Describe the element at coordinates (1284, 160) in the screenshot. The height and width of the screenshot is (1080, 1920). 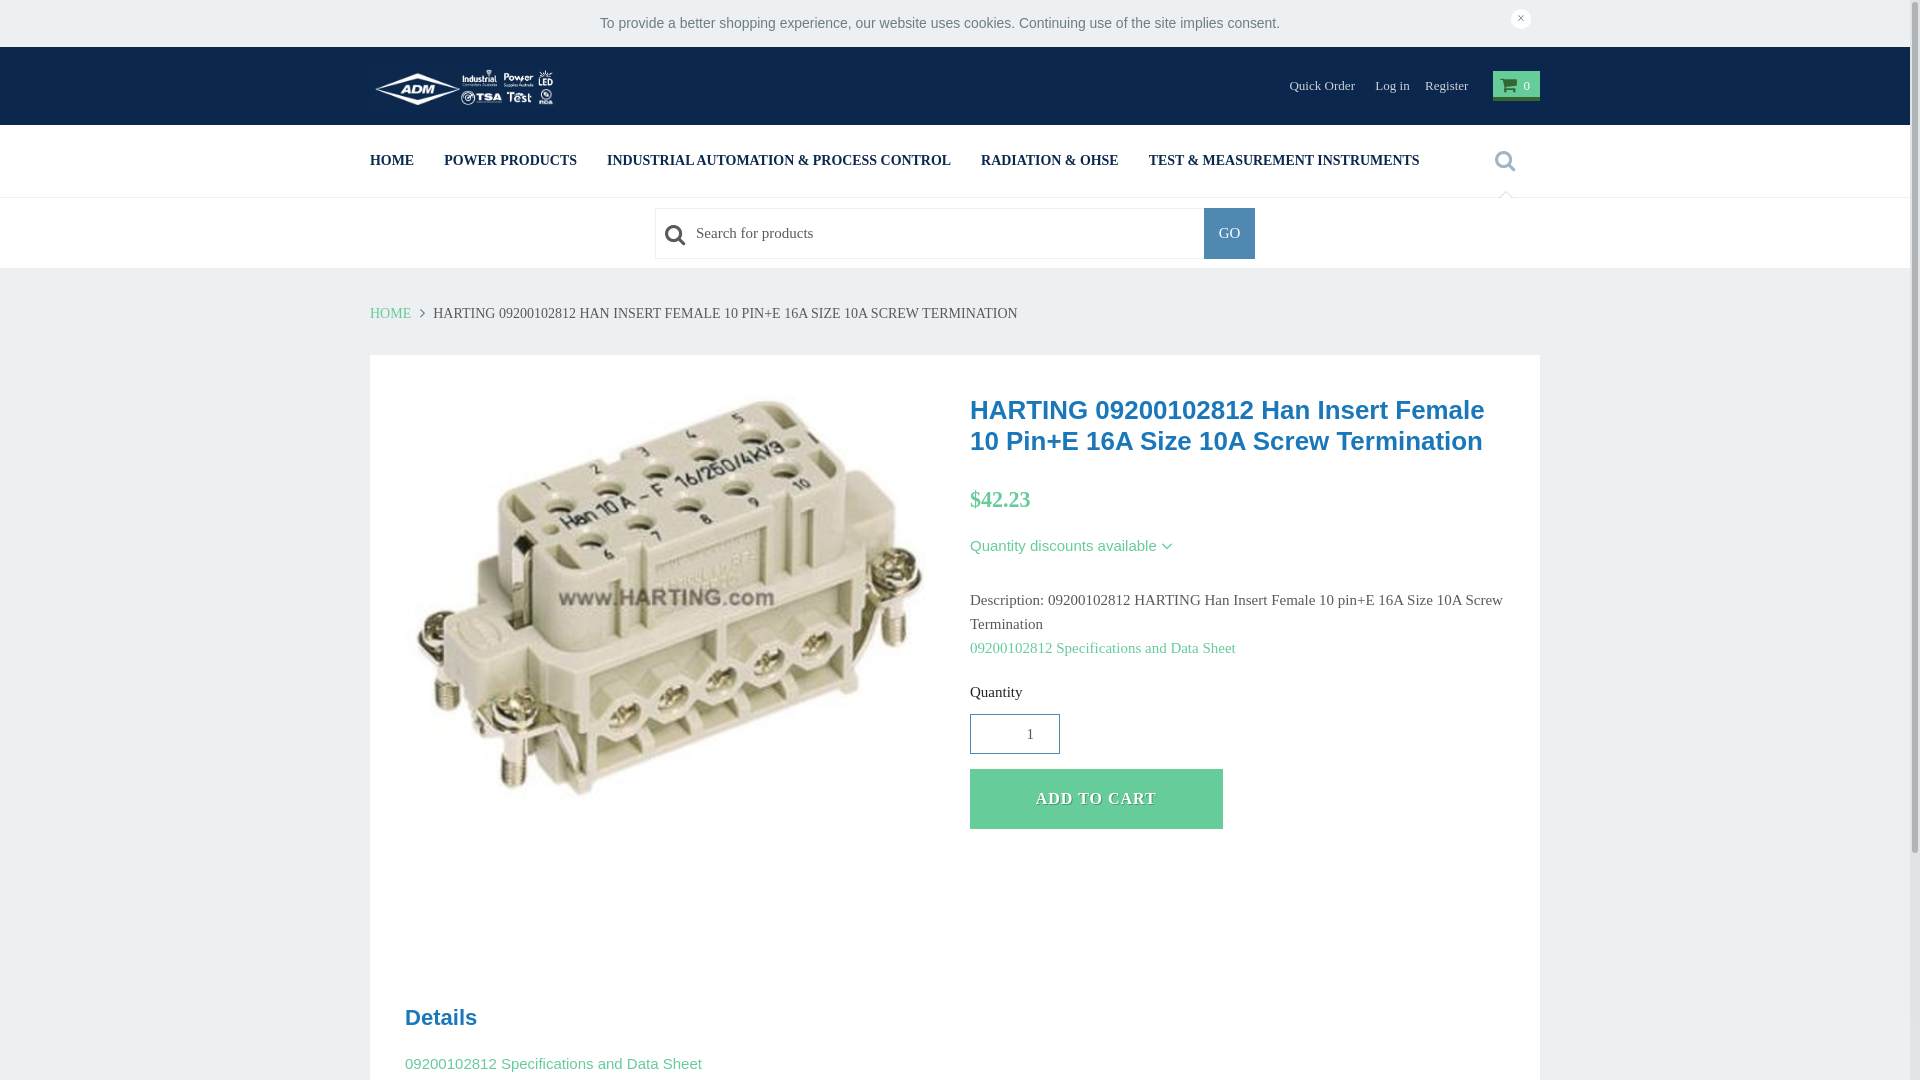
I see `'TEST & MEASUREMENT INSTRUMENTS'` at that location.